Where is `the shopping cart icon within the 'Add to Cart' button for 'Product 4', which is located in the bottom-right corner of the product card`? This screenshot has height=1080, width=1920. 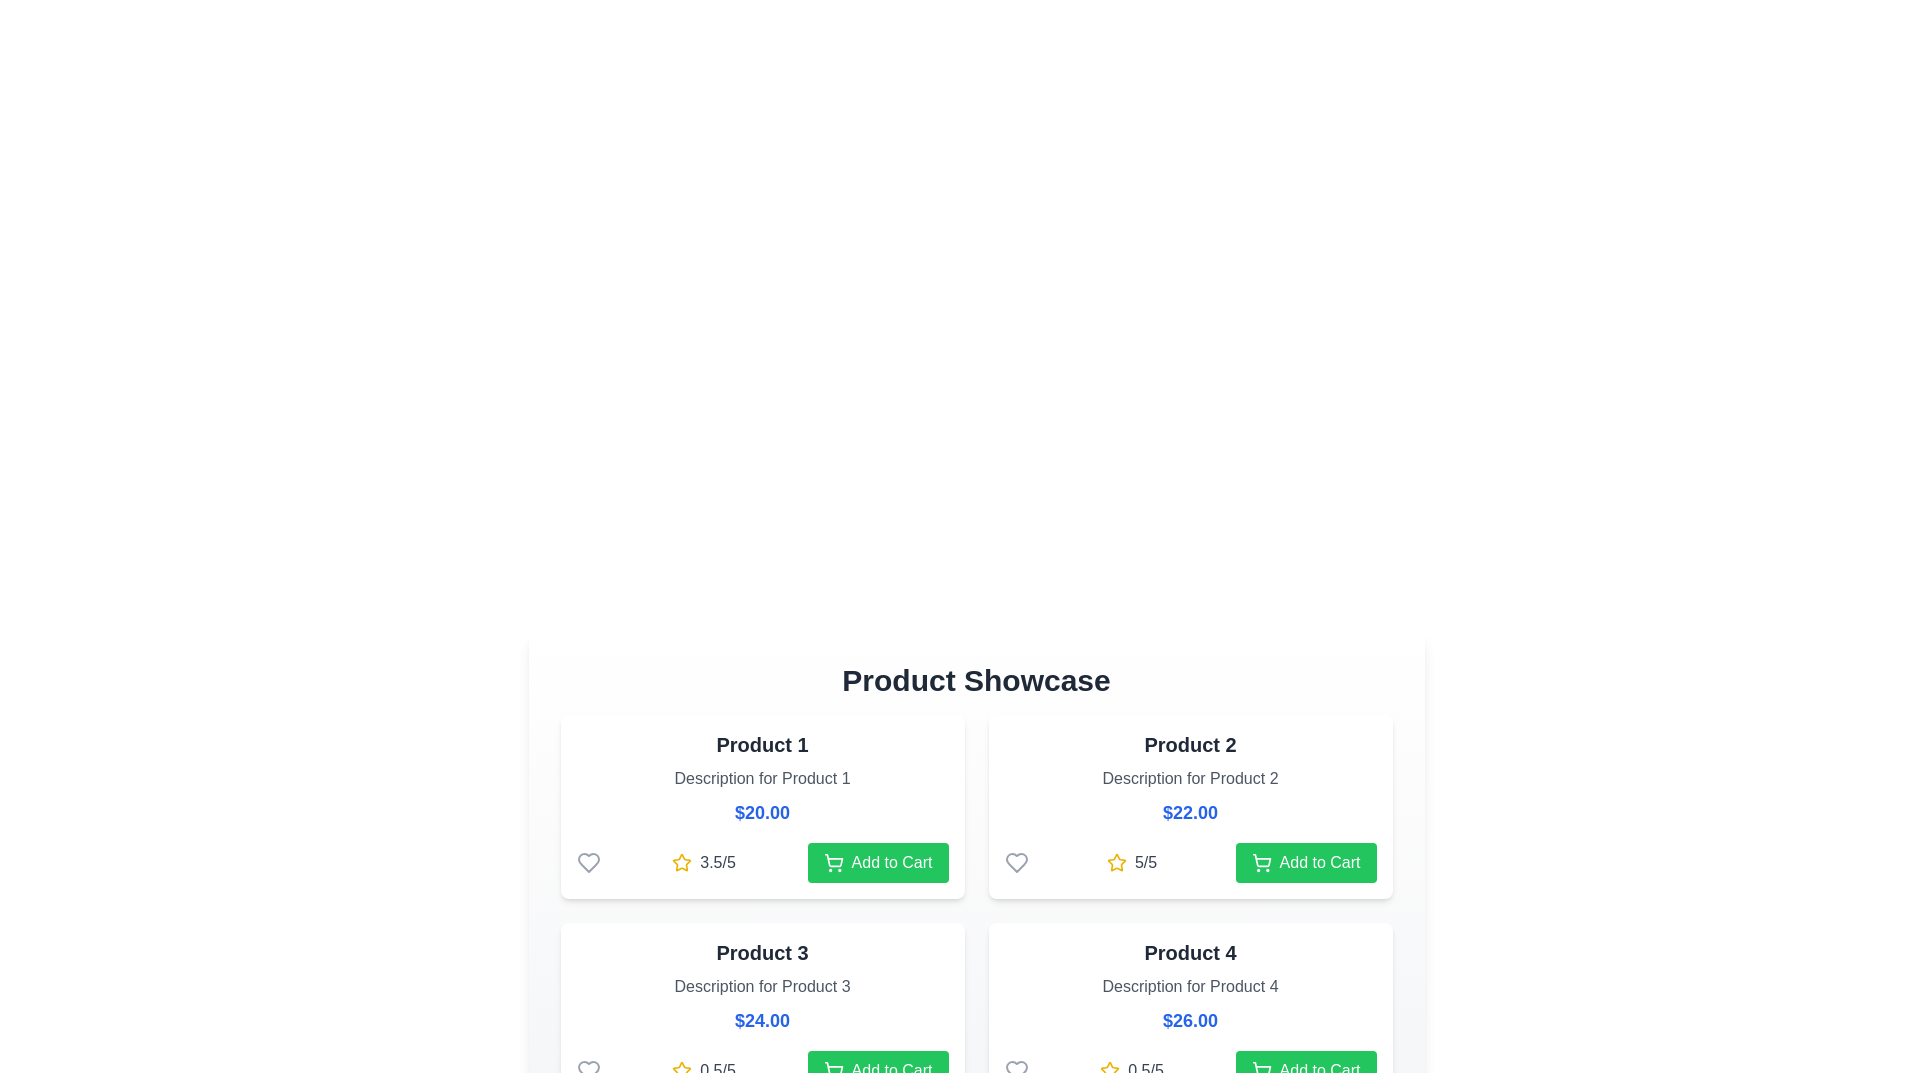
the shopping cart icon within the 'Add to Cart' button for 'Product 4', which is located in the bottom-right corner of the product card is located at coordinates (1260, 1067).